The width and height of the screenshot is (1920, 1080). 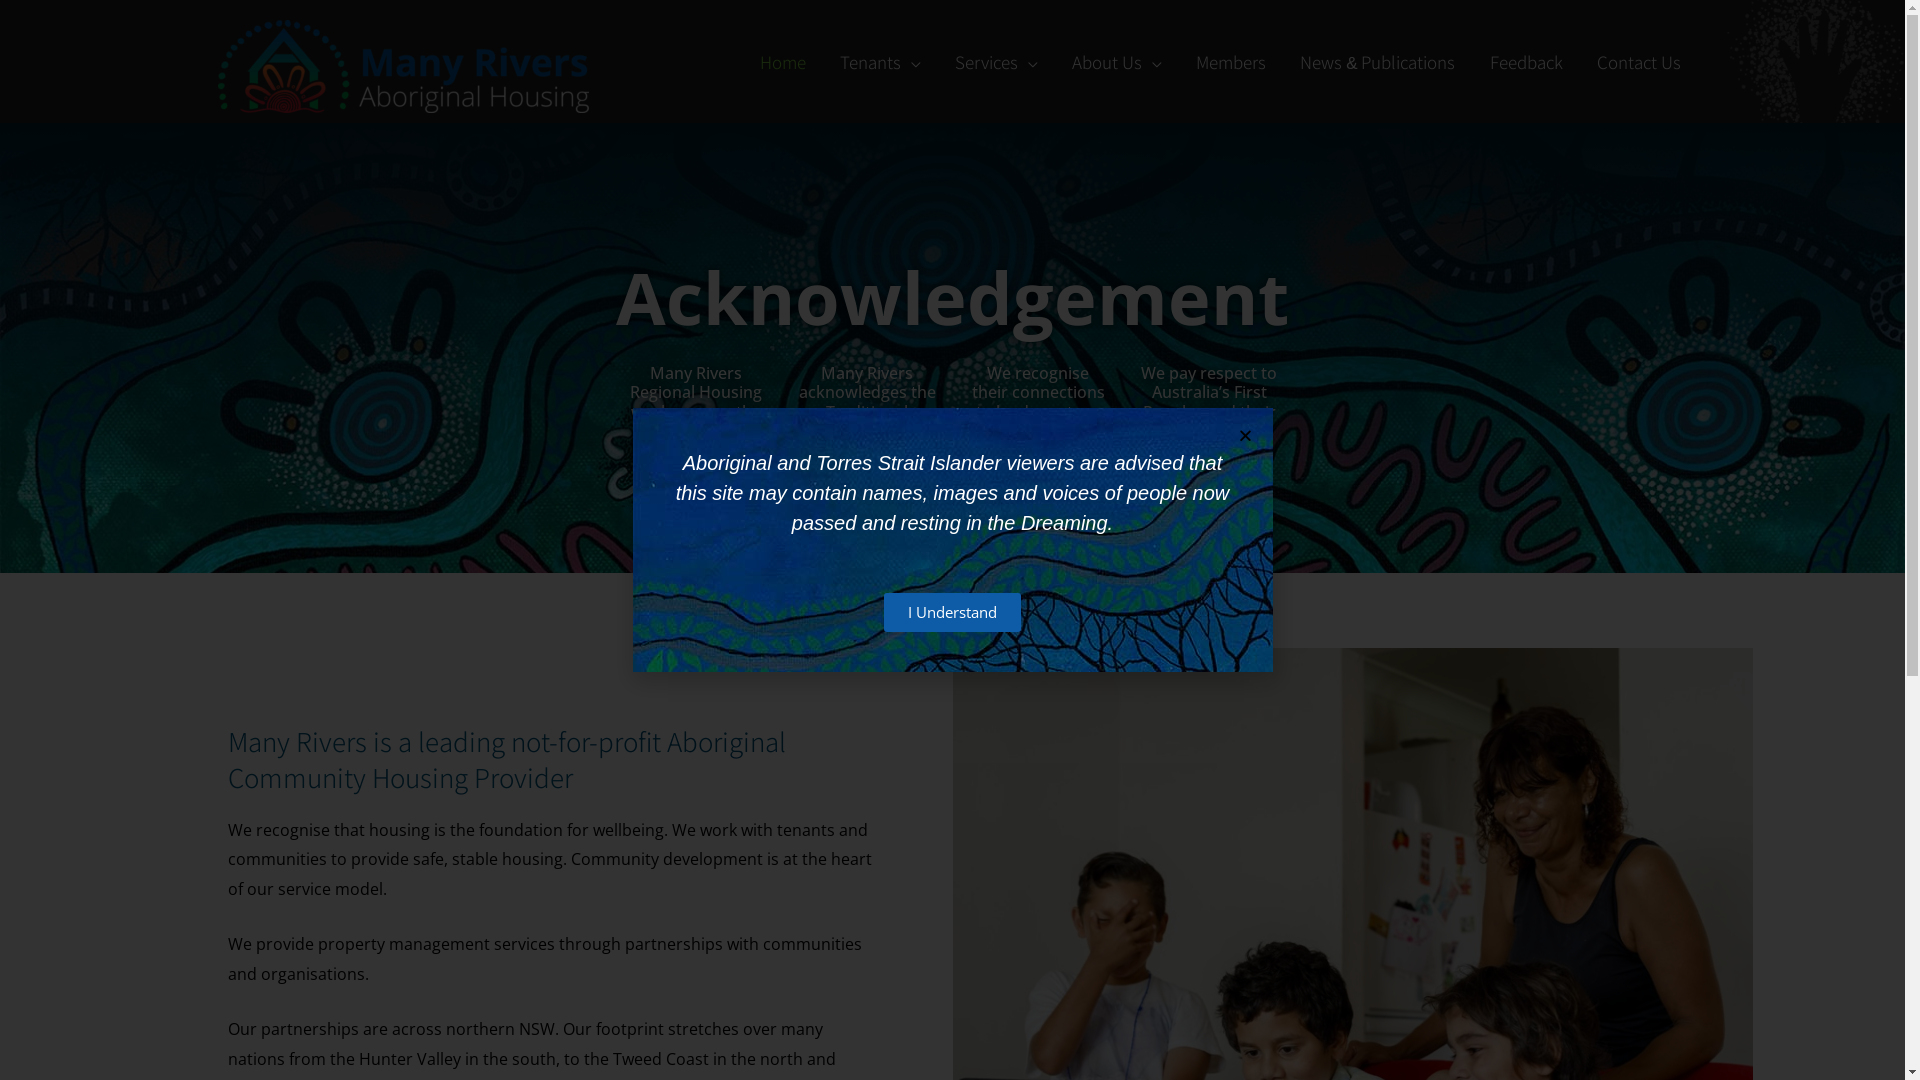 What do you see at coordinates (1229, 60) in the screenshot?
I see `'Members'` at bounding box center [1229, 60].